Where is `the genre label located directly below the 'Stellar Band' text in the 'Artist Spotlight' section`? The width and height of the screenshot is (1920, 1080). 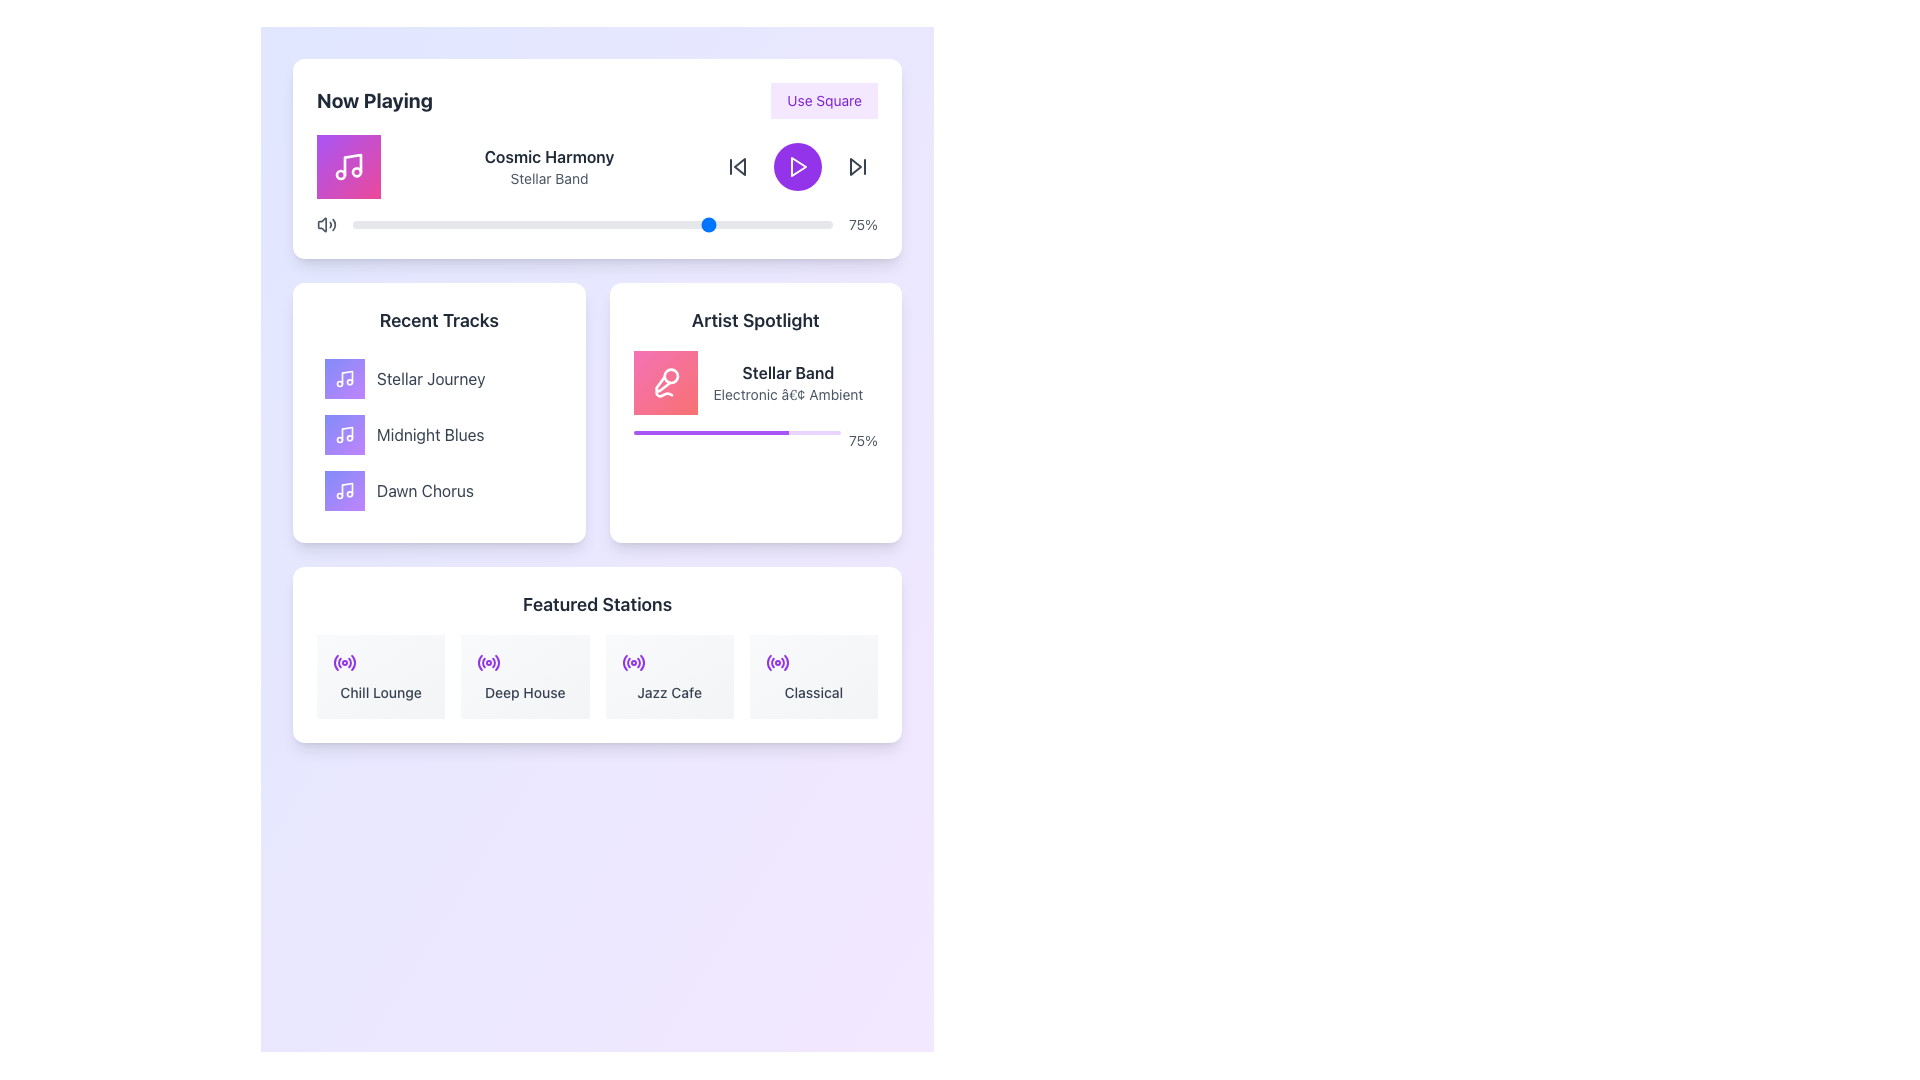 the genre label located directly below the 'Stellar Band' text in the 'Artist Spotlight' section is located at coordinates (787, 394).